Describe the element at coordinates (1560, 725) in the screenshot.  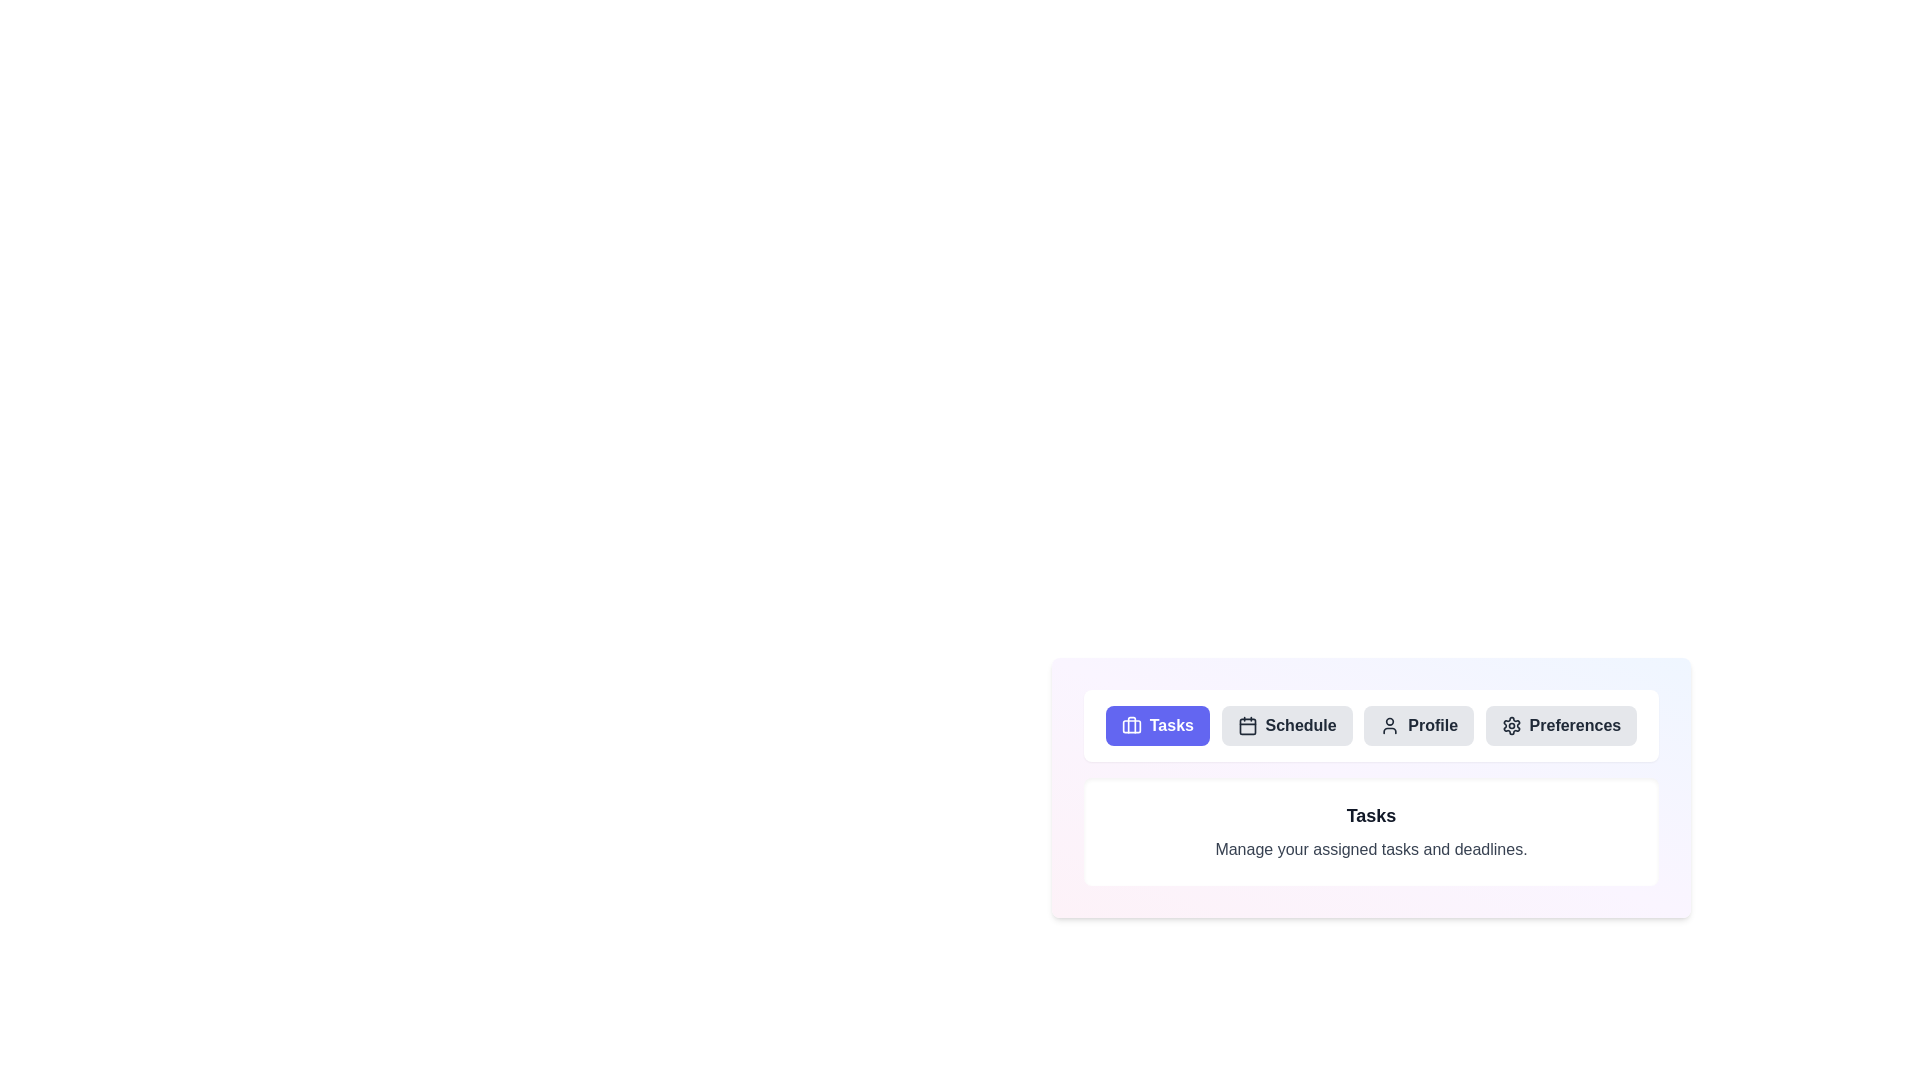
I see `the Preferences tab` at that location.